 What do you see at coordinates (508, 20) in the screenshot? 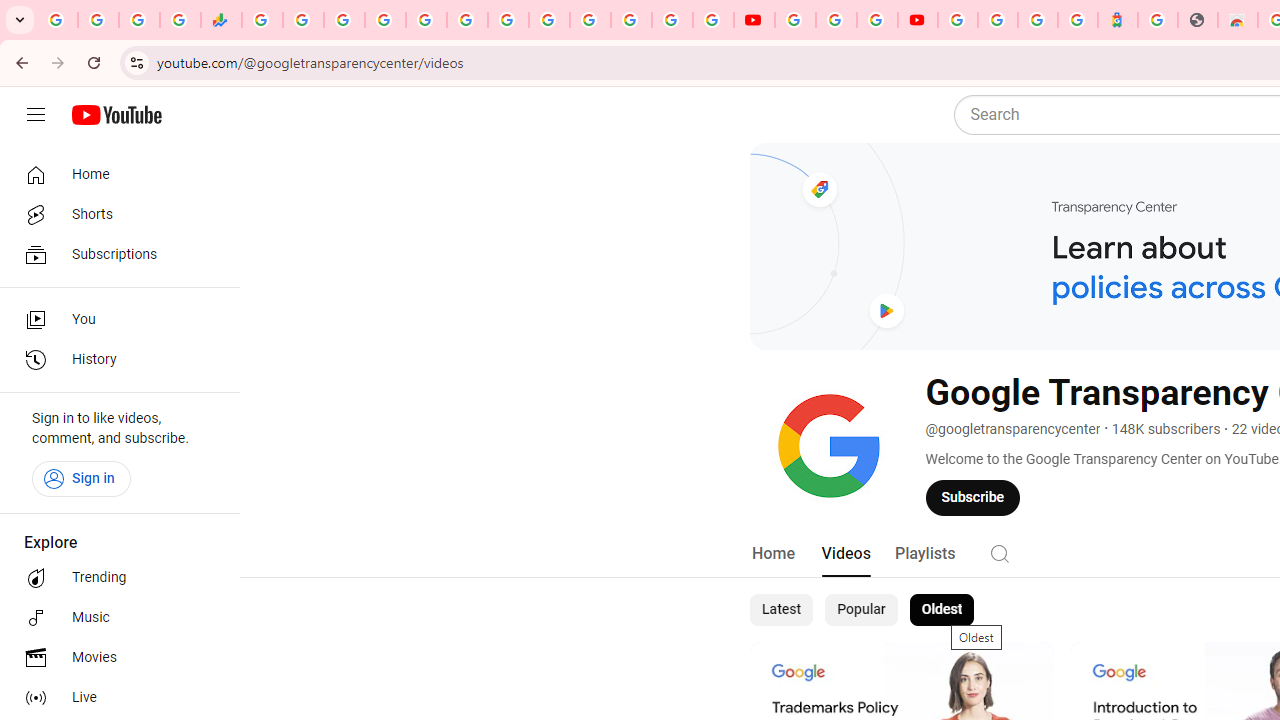
I see `'Android TV Policies and Guidelines - Transparency Center'` at bounding box center [508, 20].